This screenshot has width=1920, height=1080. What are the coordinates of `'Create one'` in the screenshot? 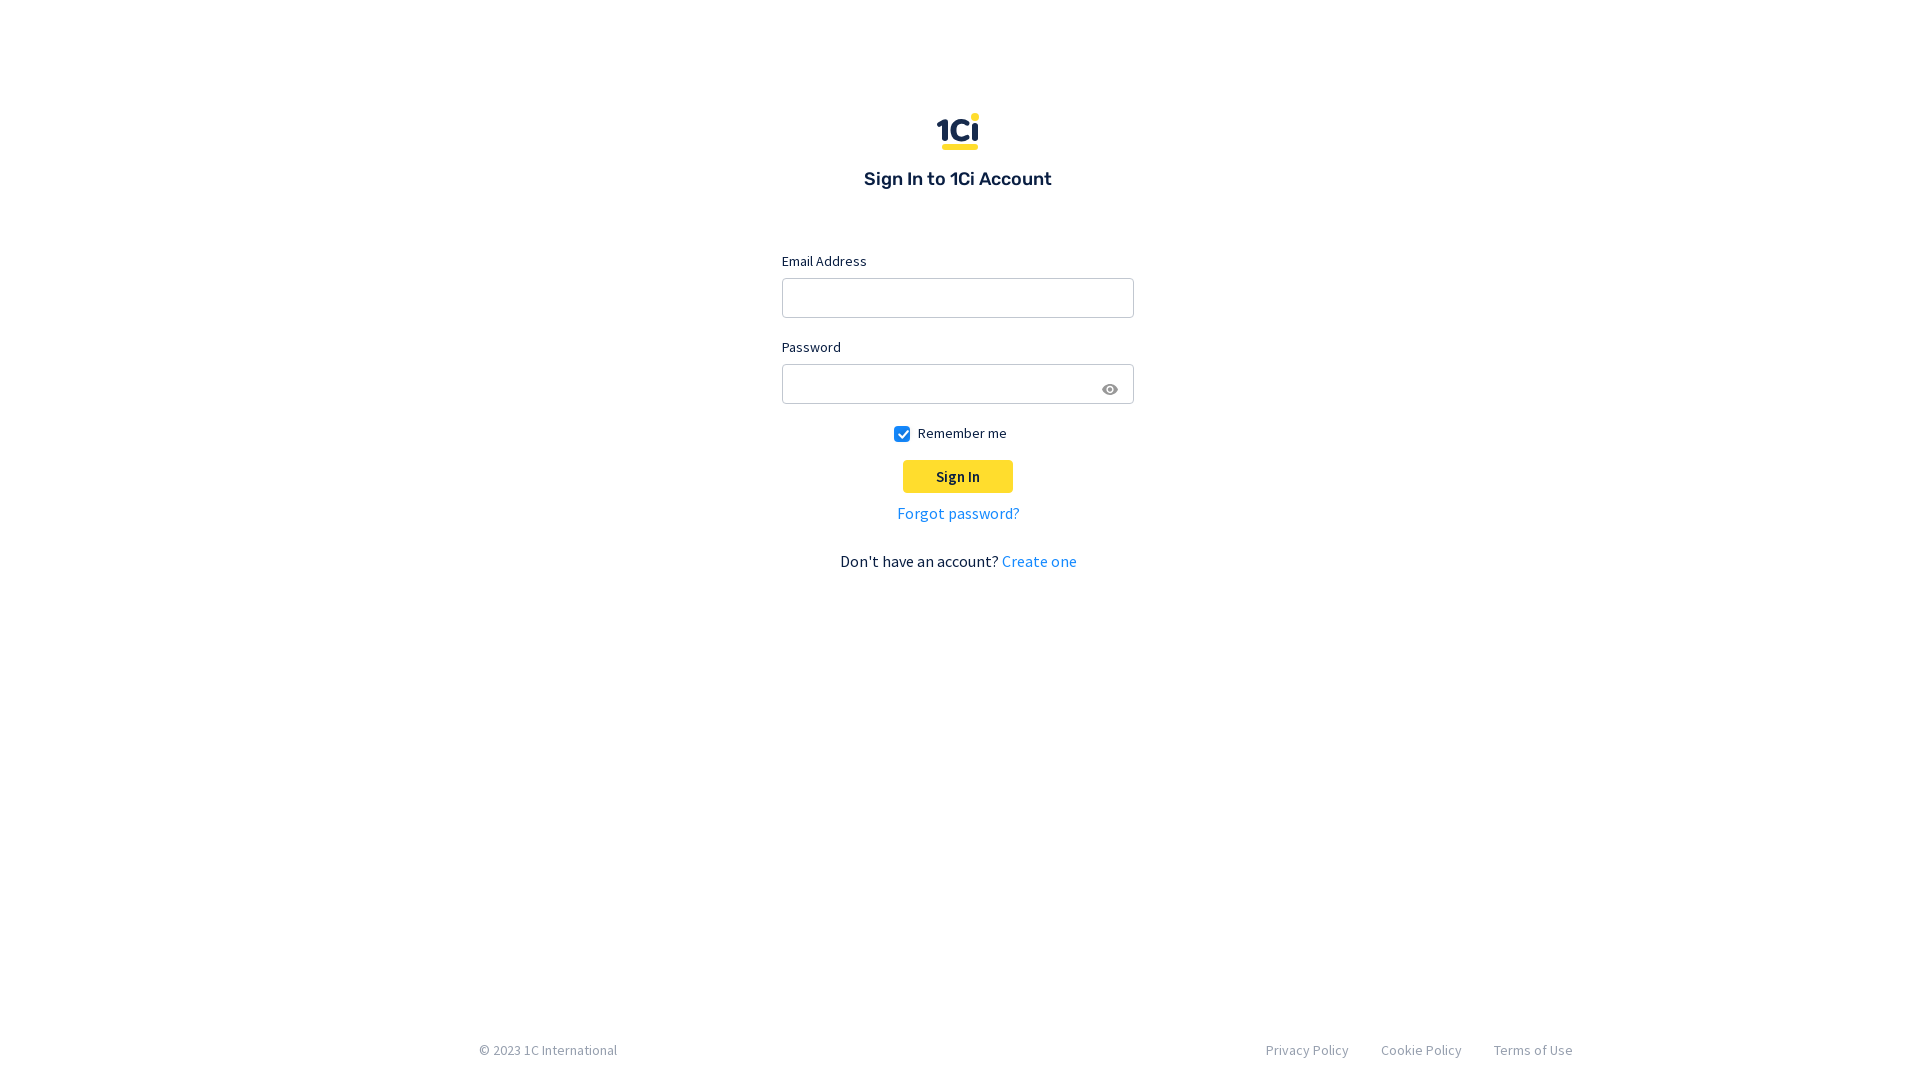 It's located at (1002, 560).